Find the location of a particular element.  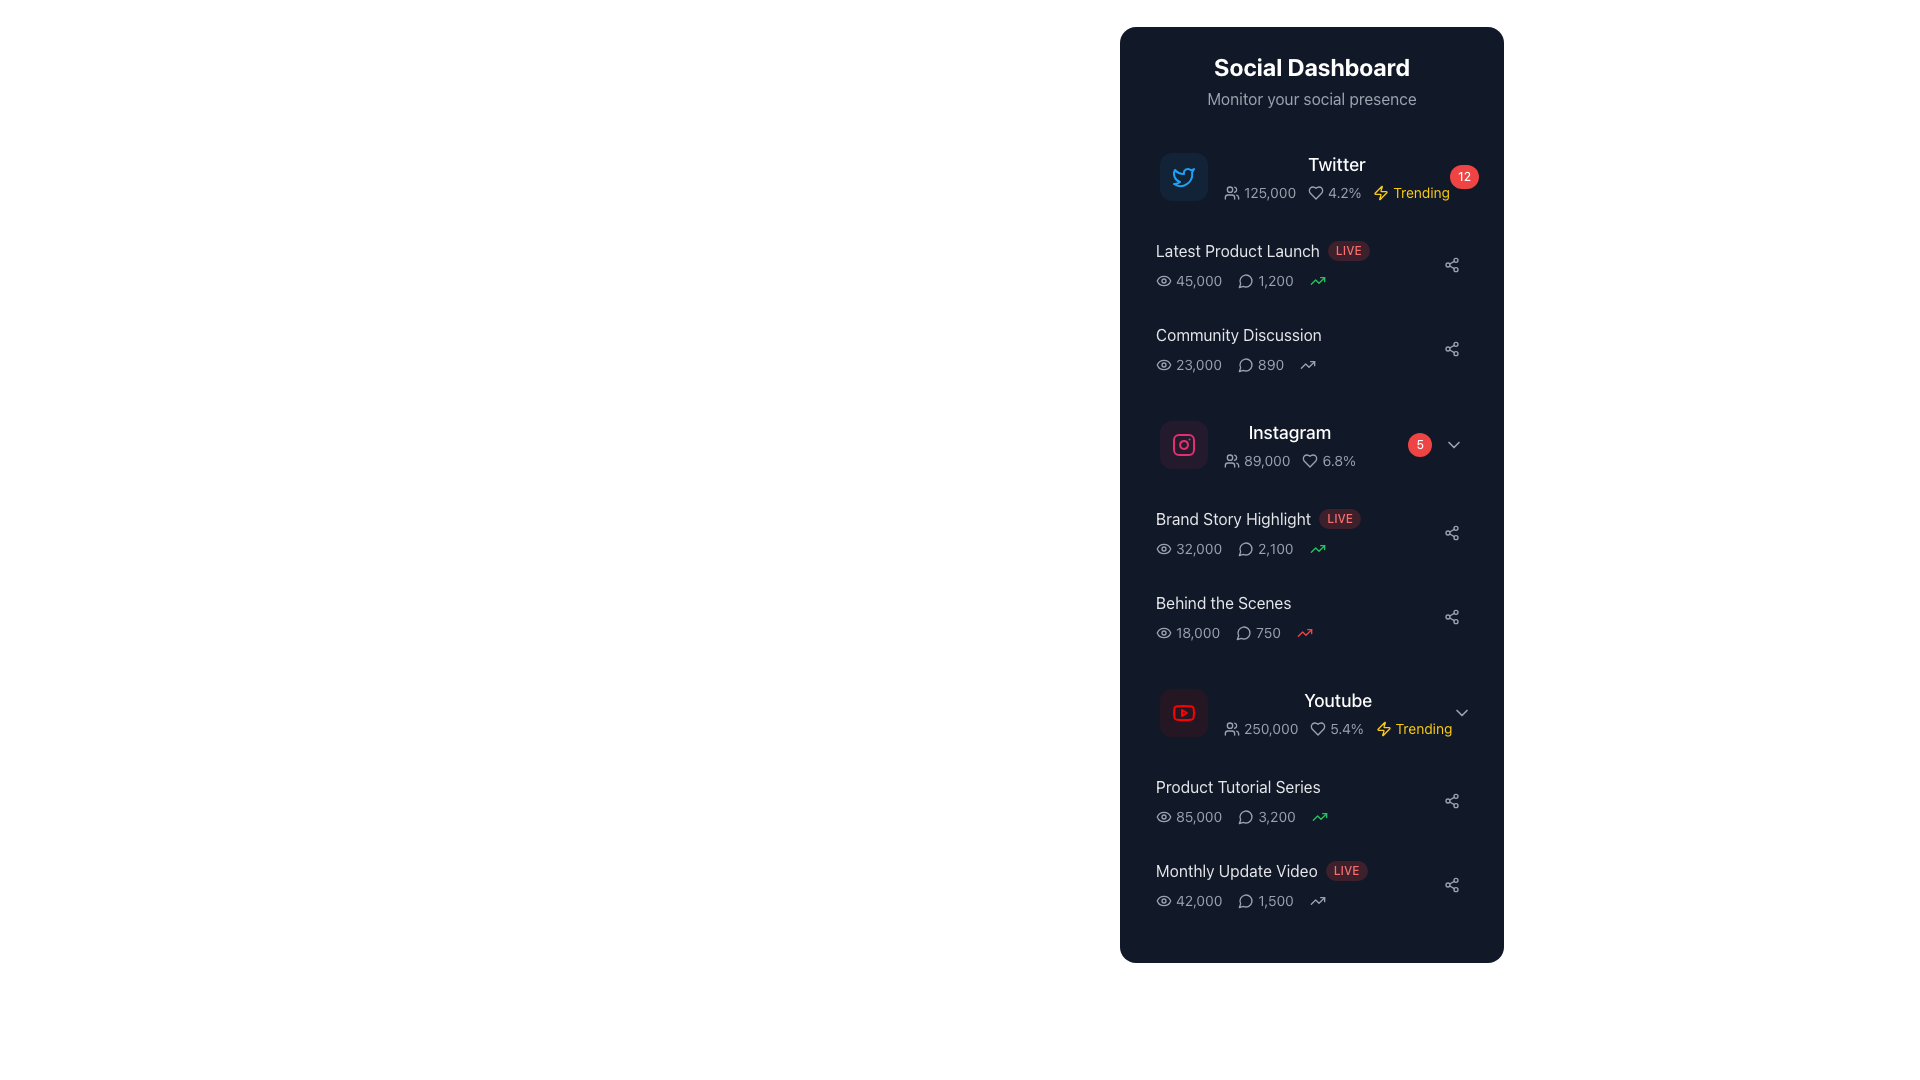

view count value from the Text element indicating the view count for the 'Brand Story Highlight' entry in the Instagram section of the dashboard is located at coordinates (1189, 548).